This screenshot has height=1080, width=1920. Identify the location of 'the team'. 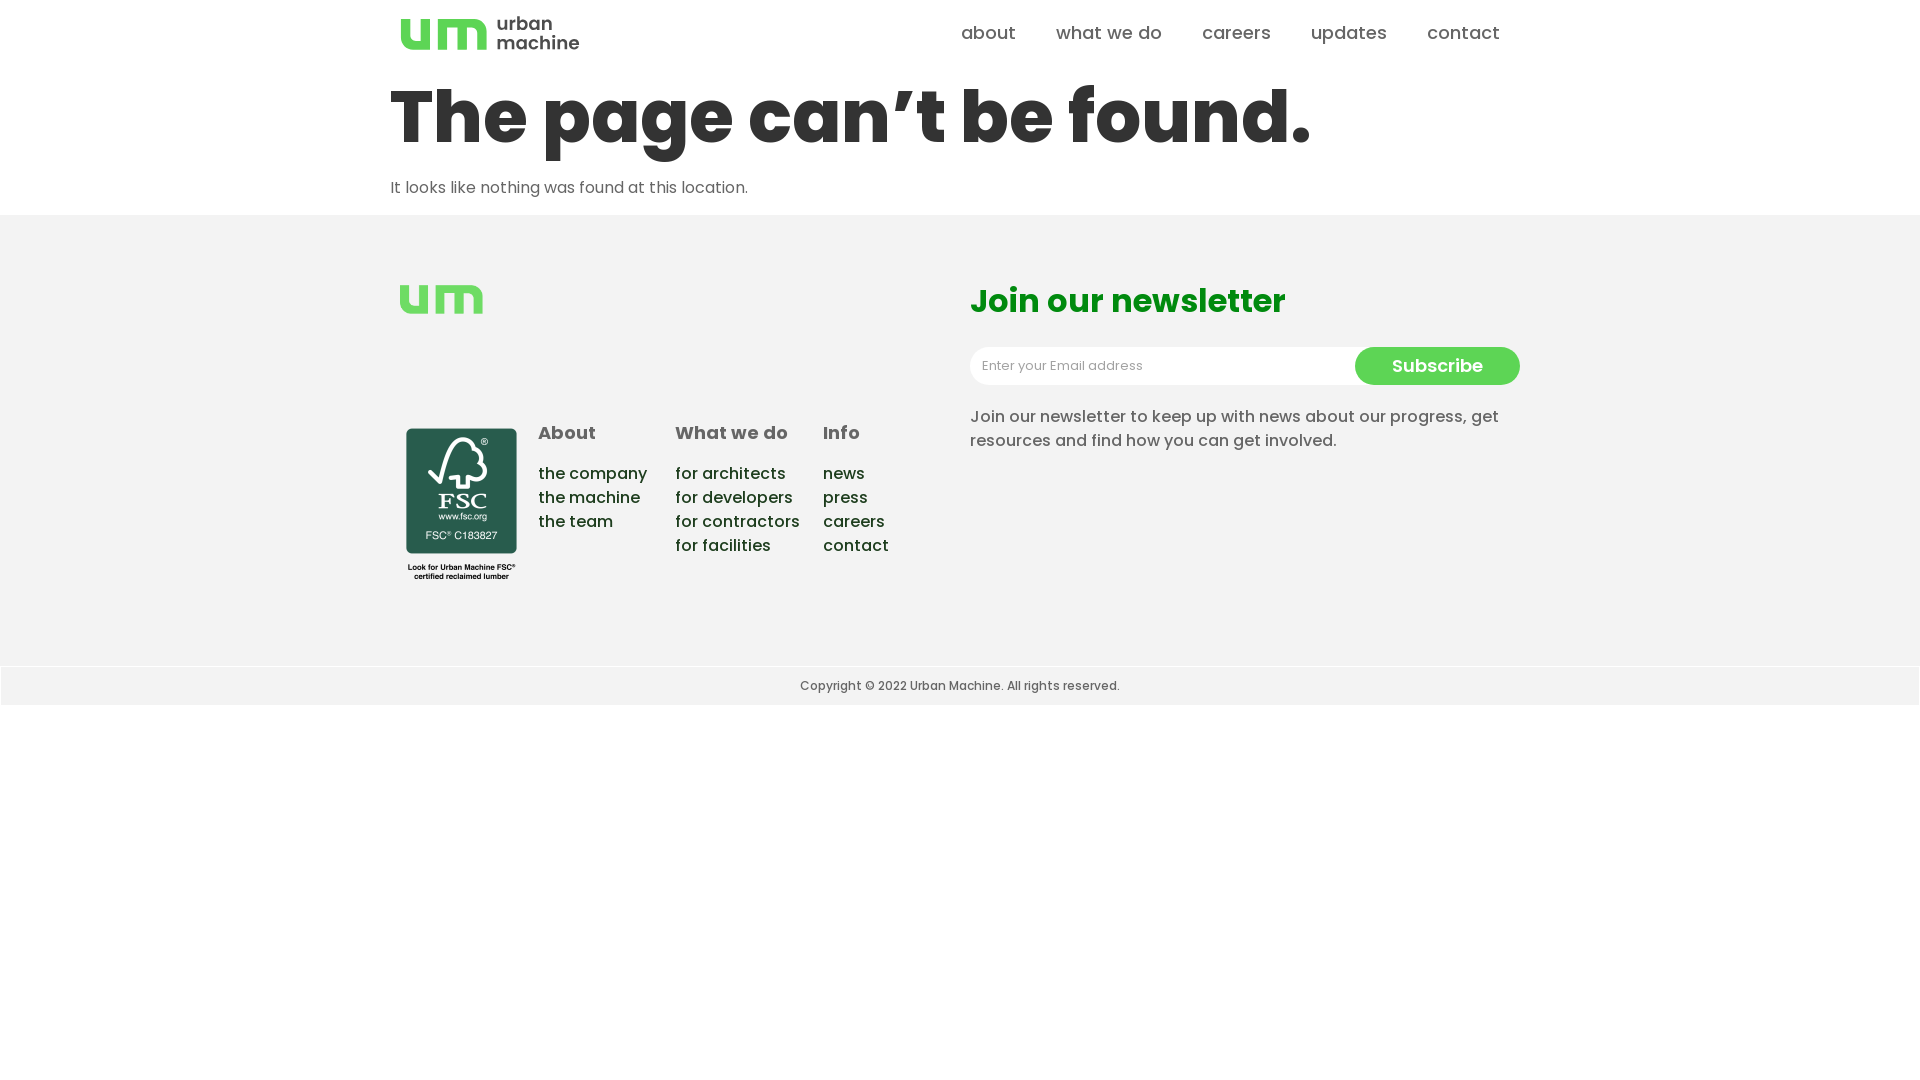
(537, 520).